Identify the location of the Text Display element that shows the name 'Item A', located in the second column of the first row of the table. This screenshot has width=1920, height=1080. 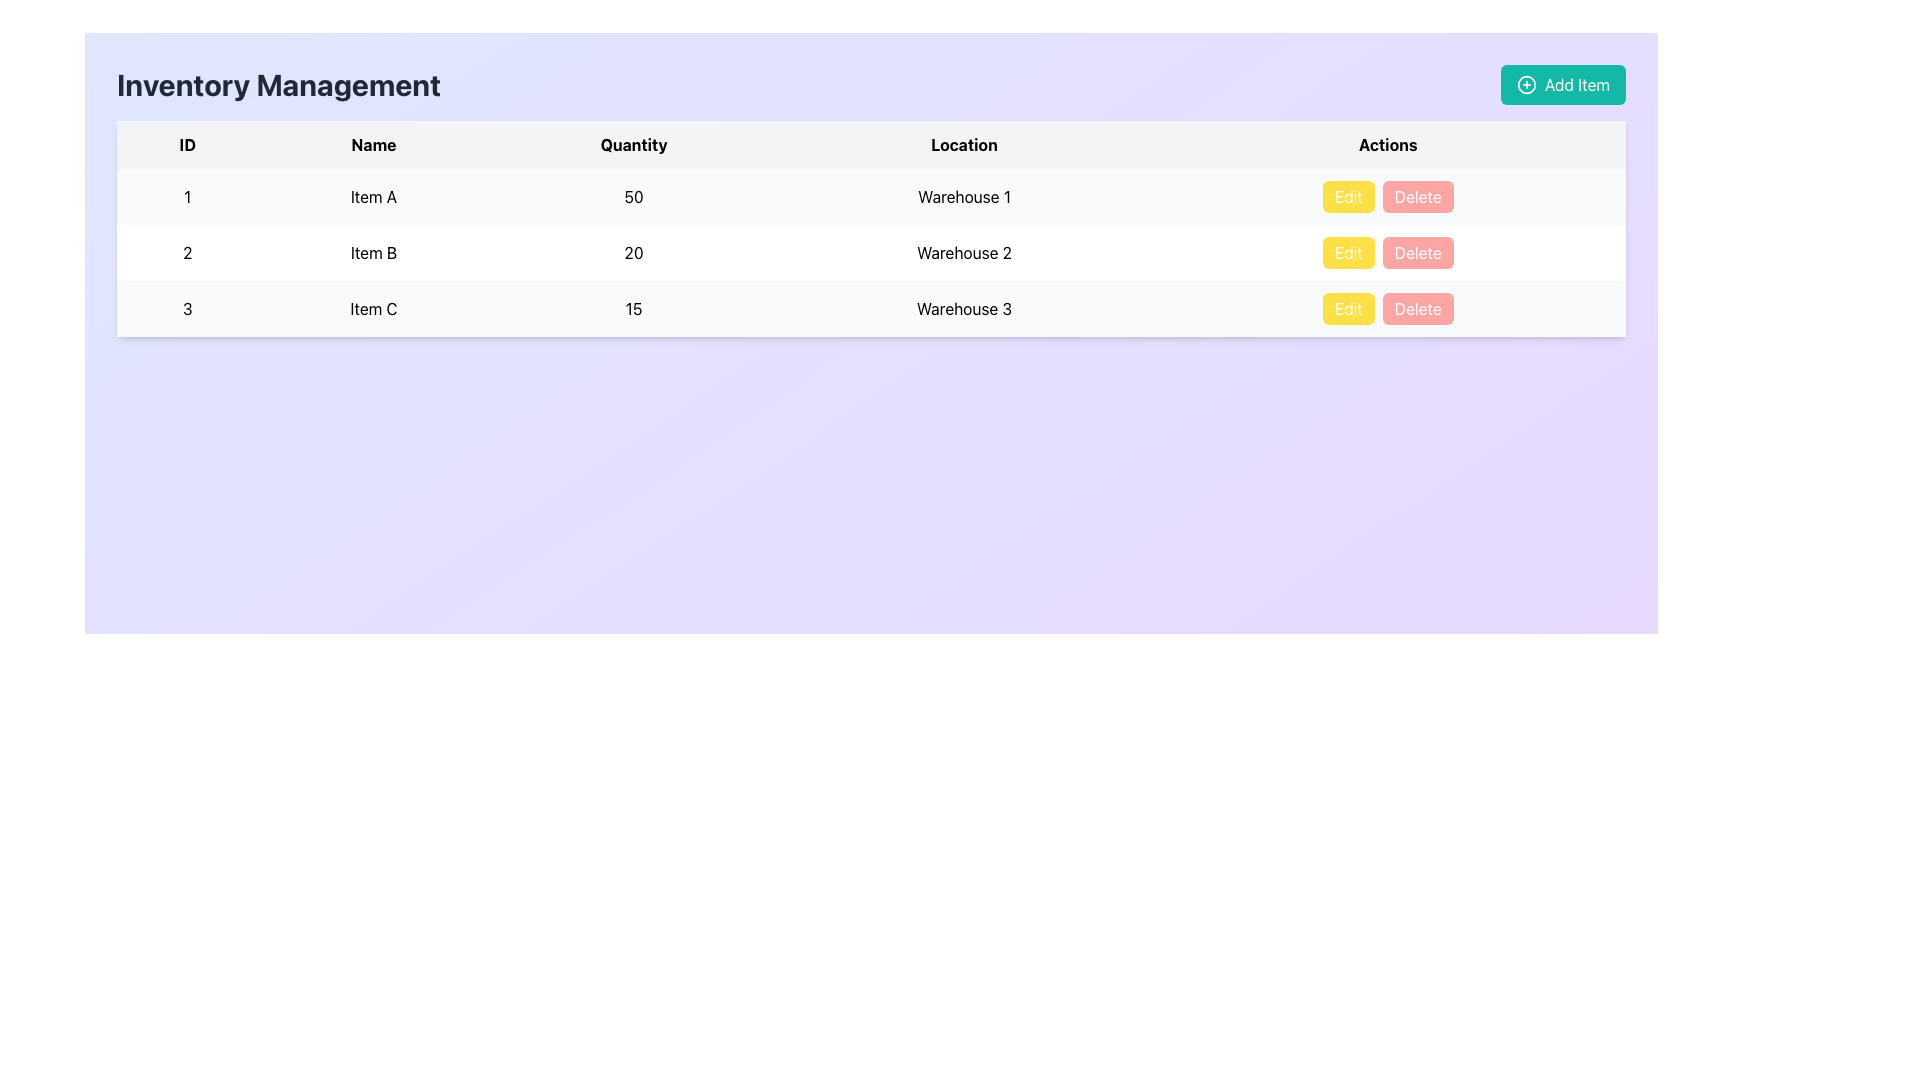
(374, 196).